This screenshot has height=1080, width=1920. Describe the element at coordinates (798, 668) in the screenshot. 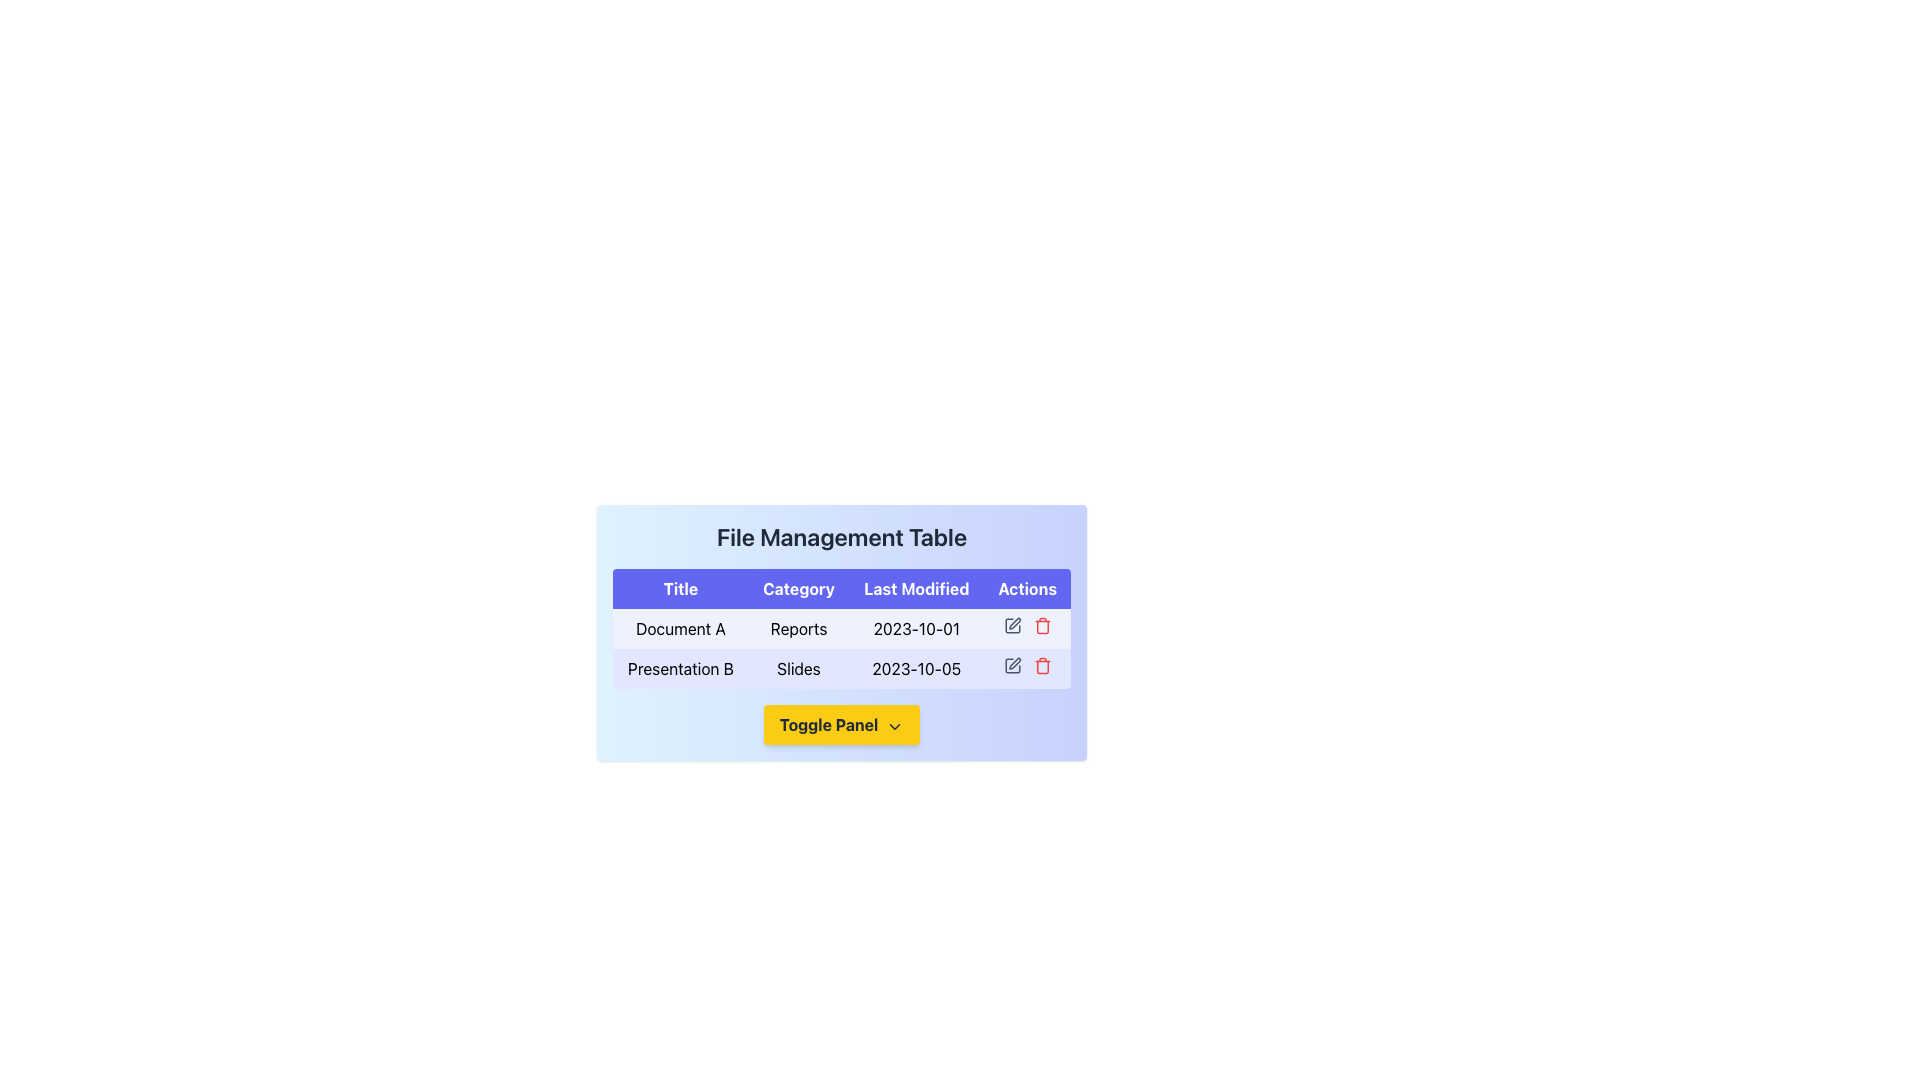

I see `the text label in the second row of the table that displays the category of the document, positioned between 'Presentation B' and '2023-10-05'` at that location.